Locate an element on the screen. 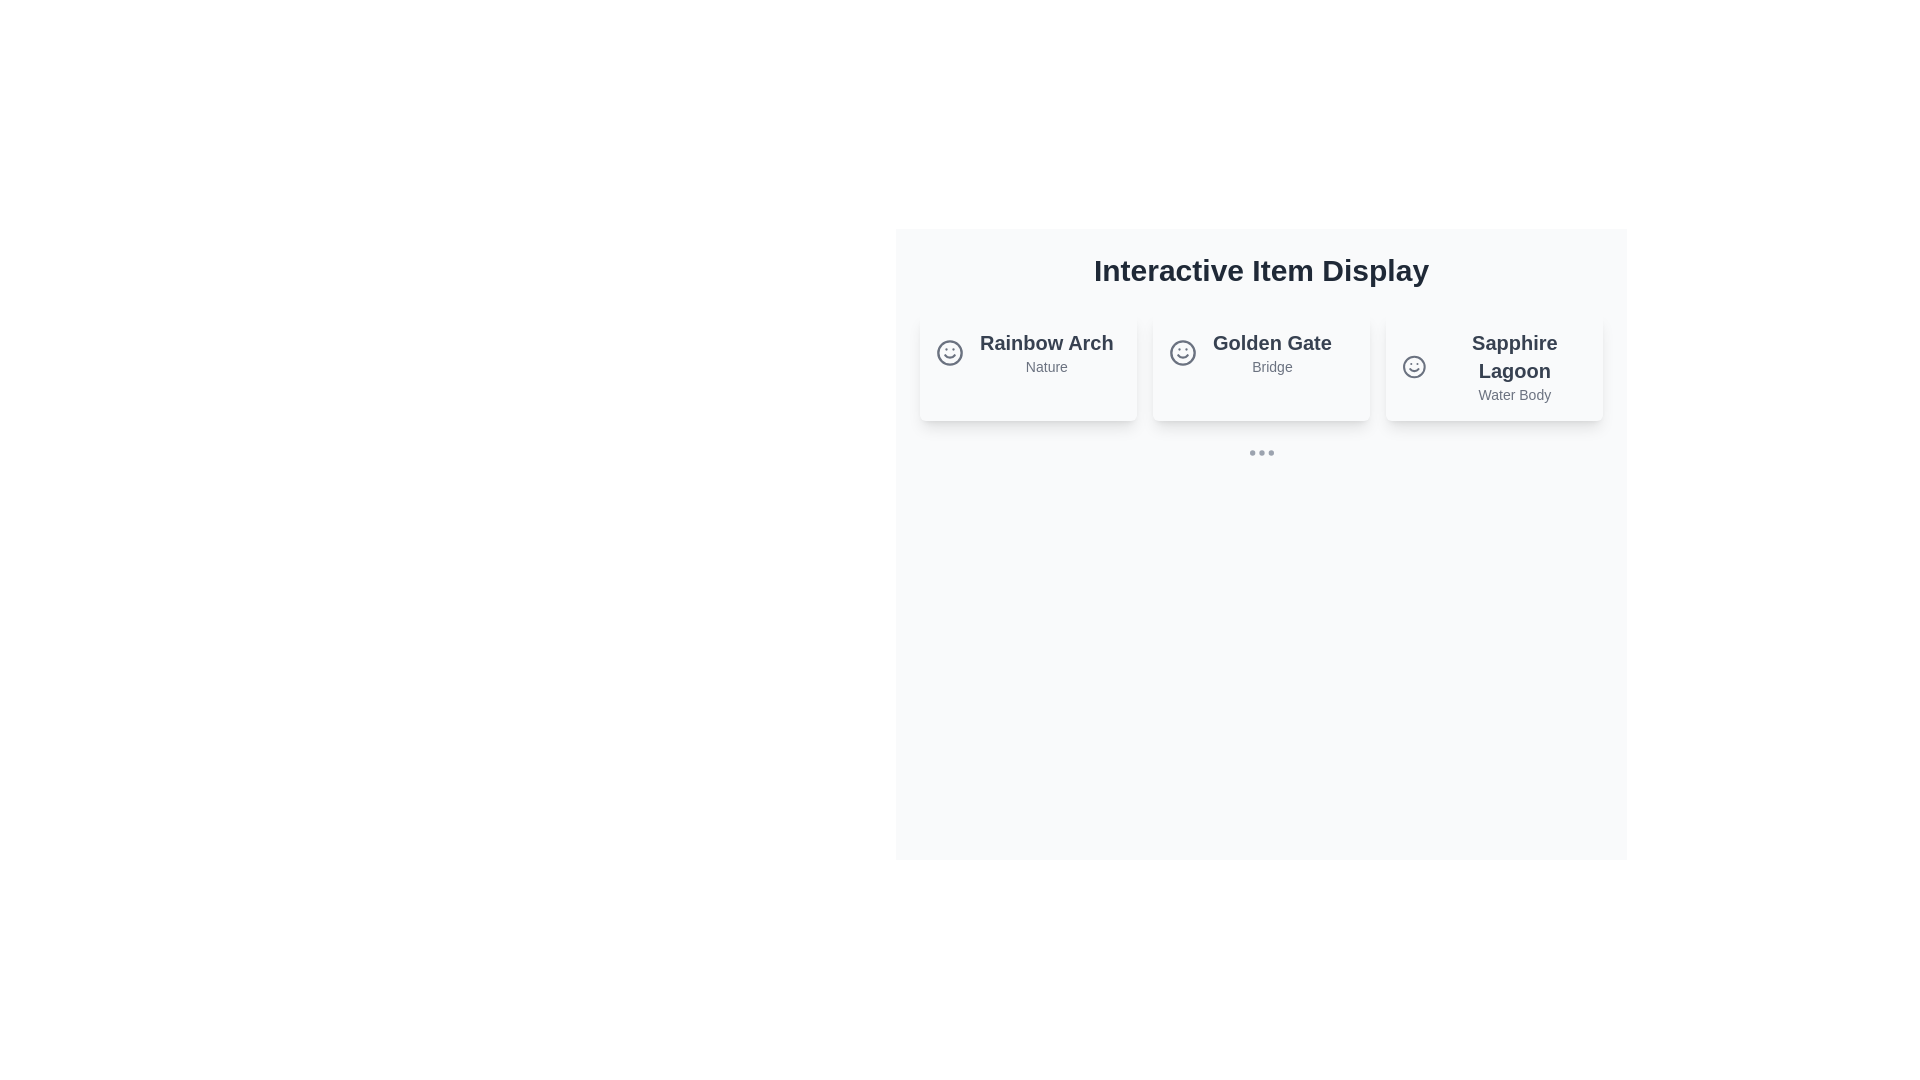 The width and height of the screenshot is (1920, 1080). the Text label that displays 'Golden Gate' in bold and 'Bridge' in a smaller font, located in the second card of a horizontal set of three cards is located at coordinates (1271, 352).